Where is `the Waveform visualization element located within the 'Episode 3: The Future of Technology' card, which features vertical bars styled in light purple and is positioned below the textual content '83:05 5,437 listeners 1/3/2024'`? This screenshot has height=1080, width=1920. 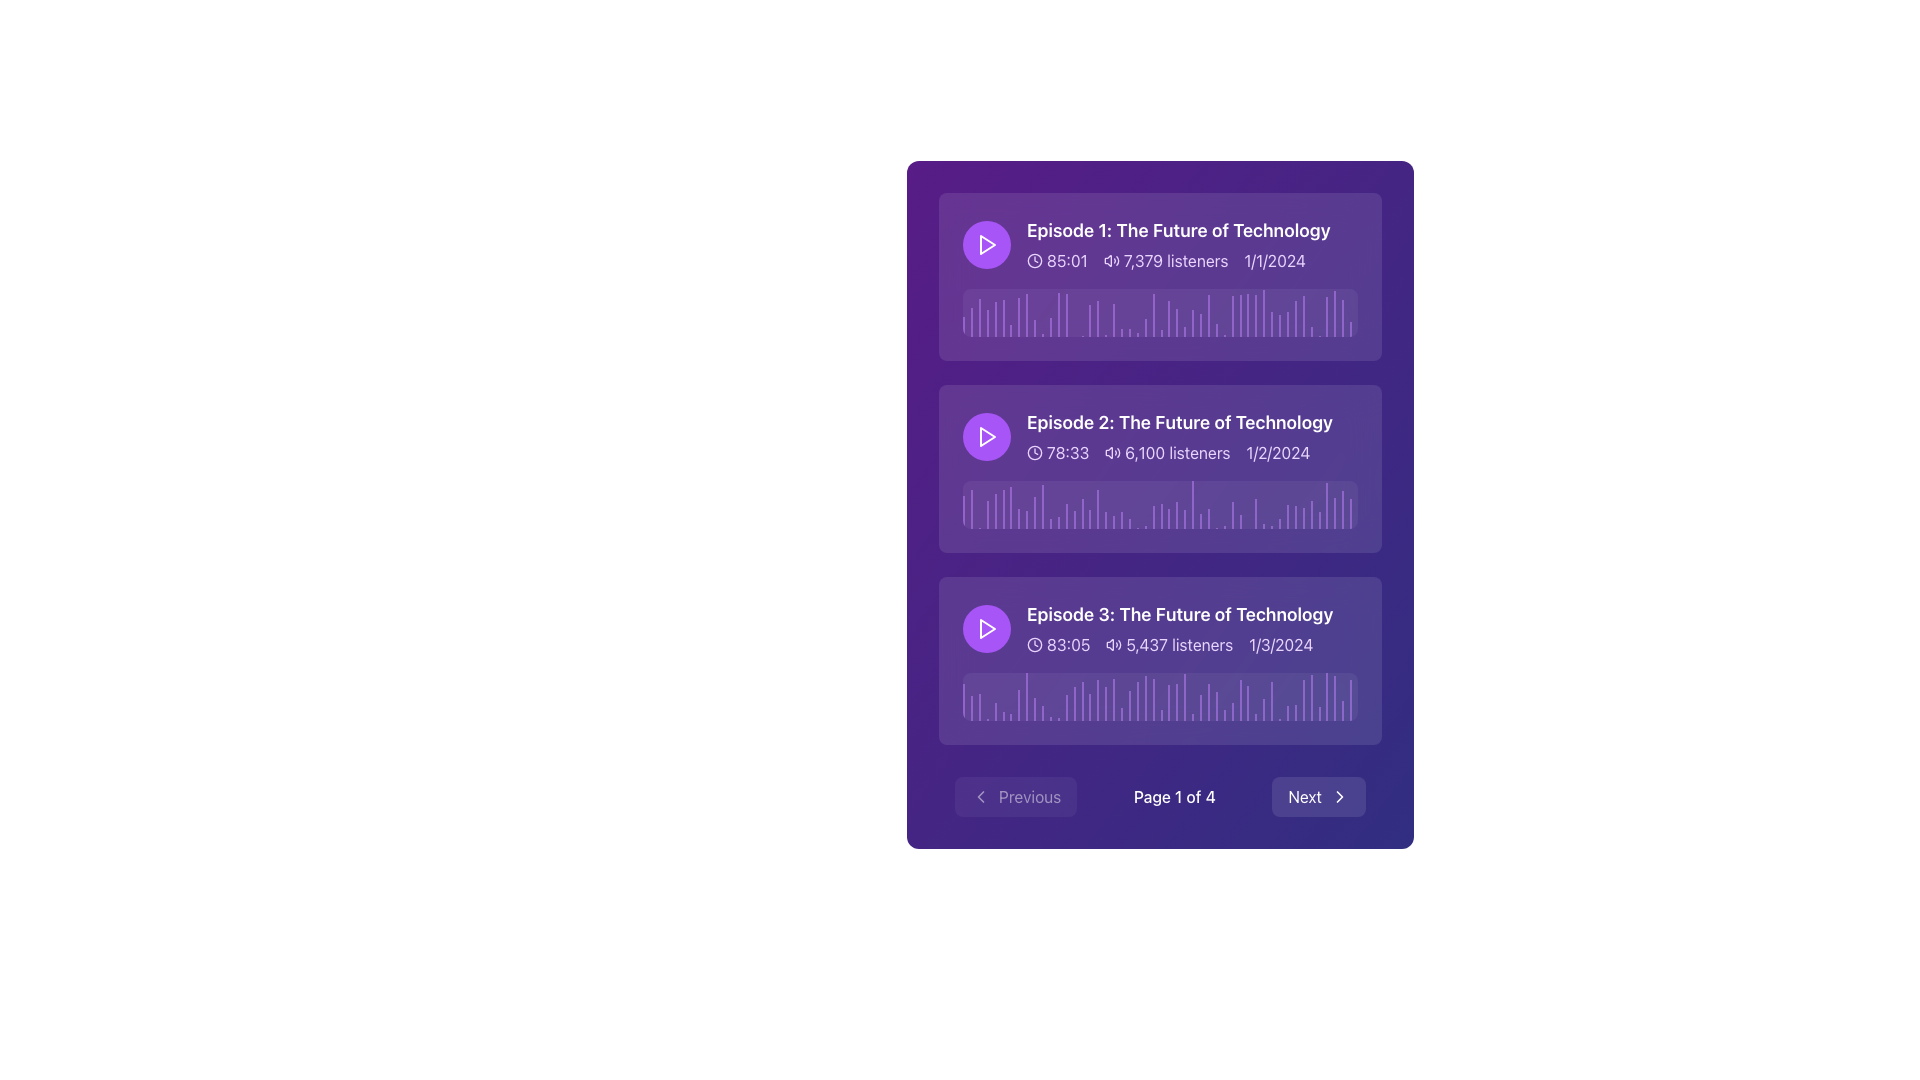
the Waveform visualization element located within the 'Episode 3: The Future of Technology' card, which features vertical bars styled in light purple and is positioned below the textual content '83:05 5,437 listeners 1/3/2024' is located at coordinates (1160, 696).